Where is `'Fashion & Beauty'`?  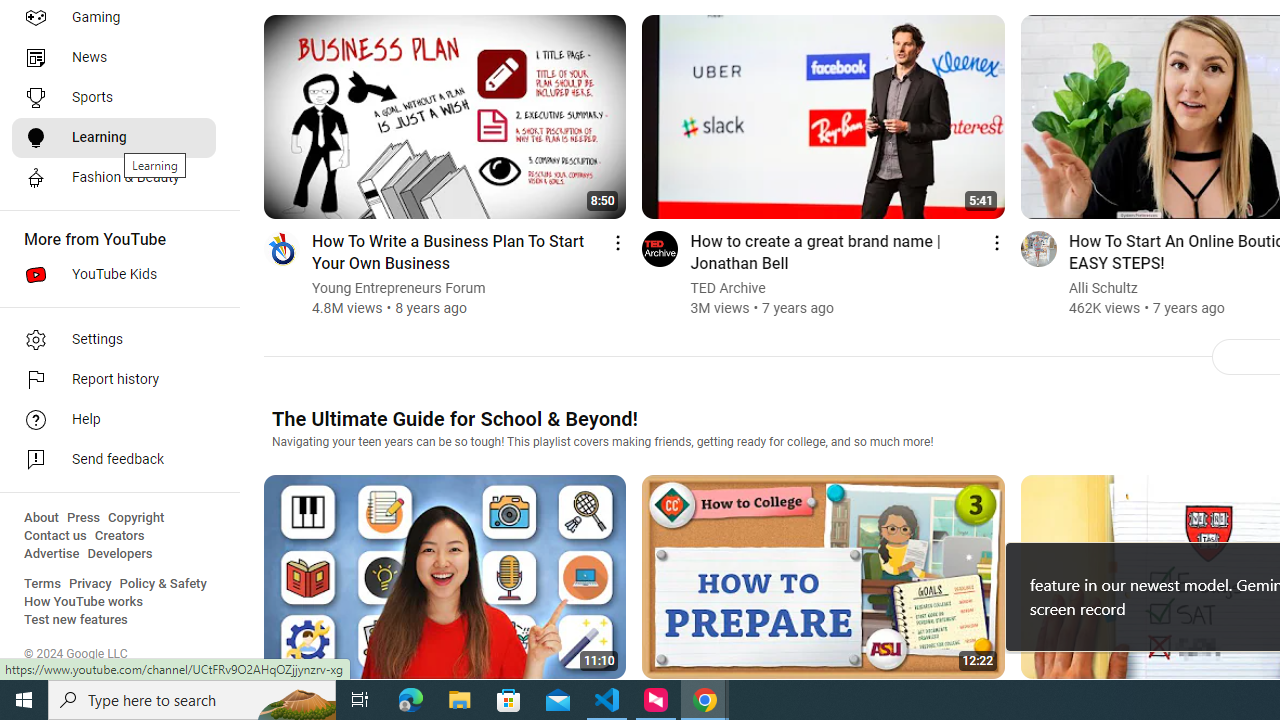
'Fashion & Beauty' is located at coordinates (112, 176).